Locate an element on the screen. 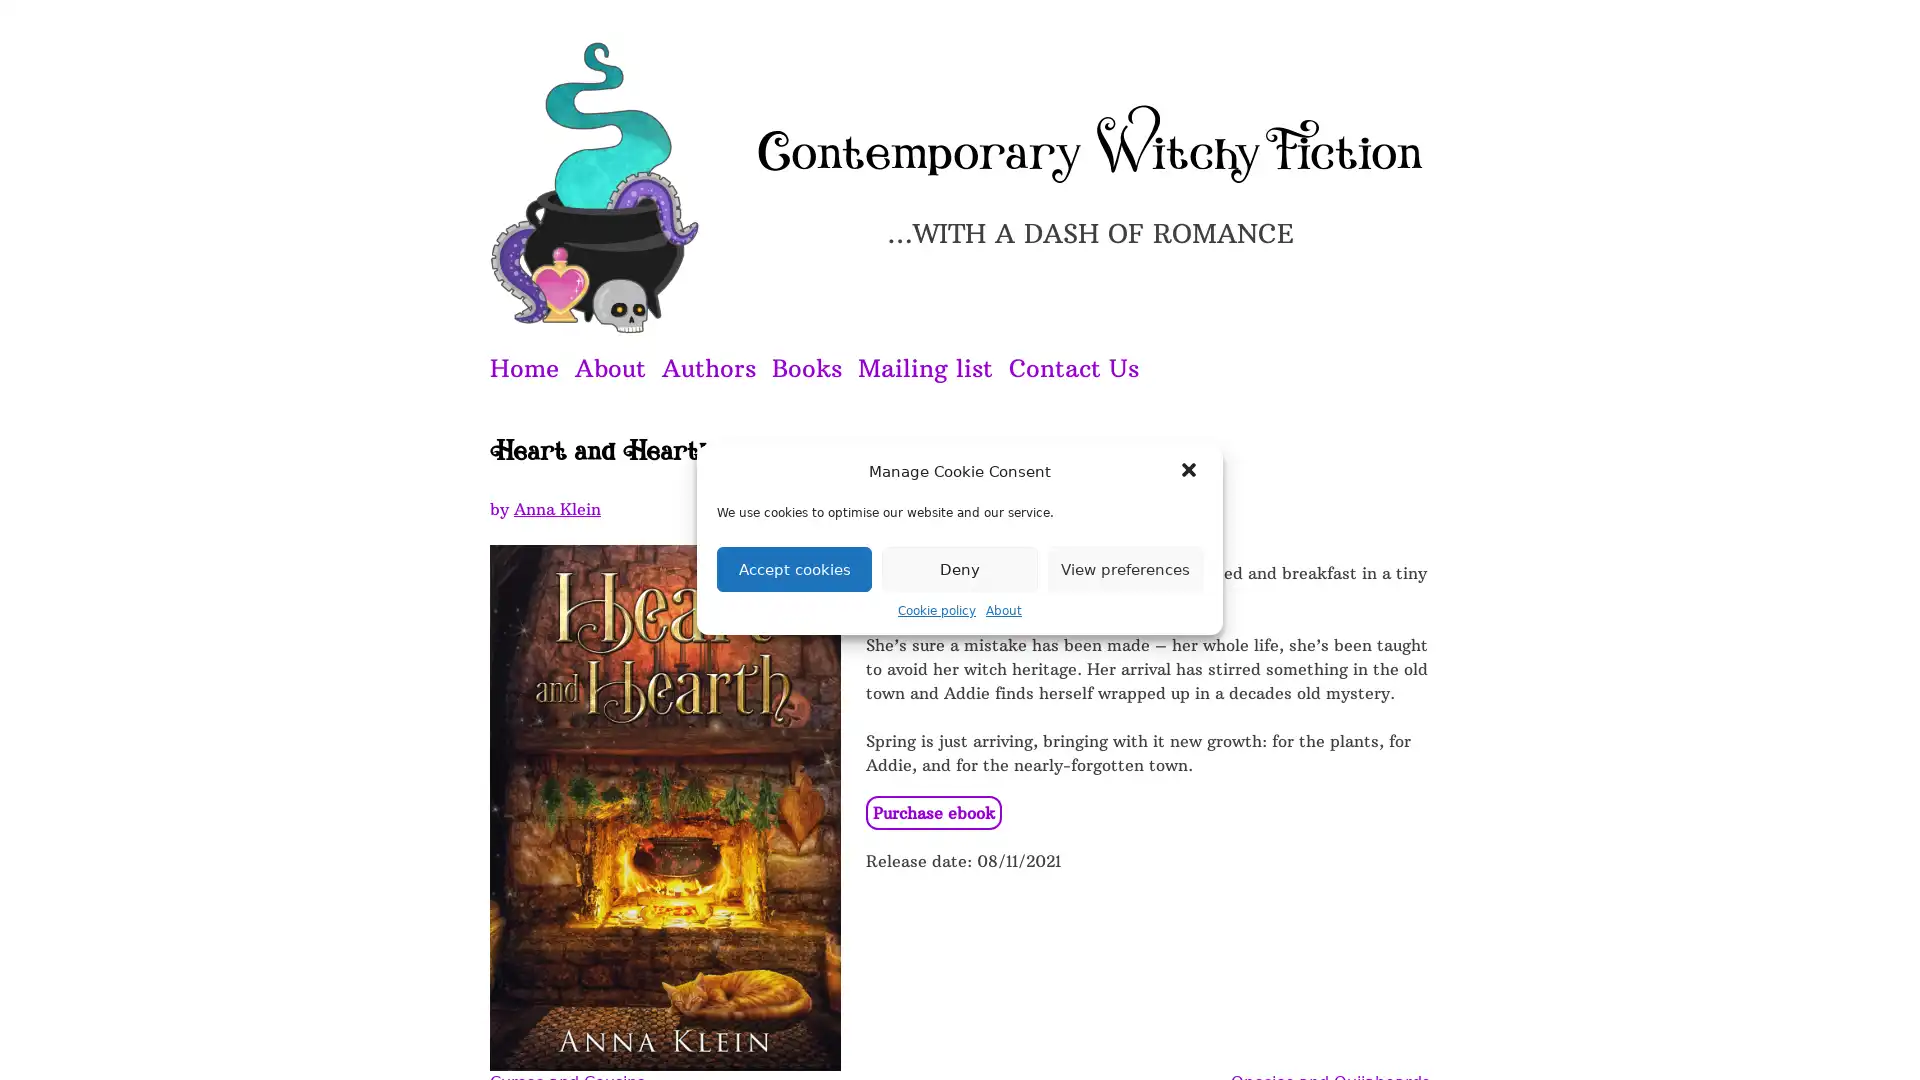  View preferences is located at coordinates (1124, 569).